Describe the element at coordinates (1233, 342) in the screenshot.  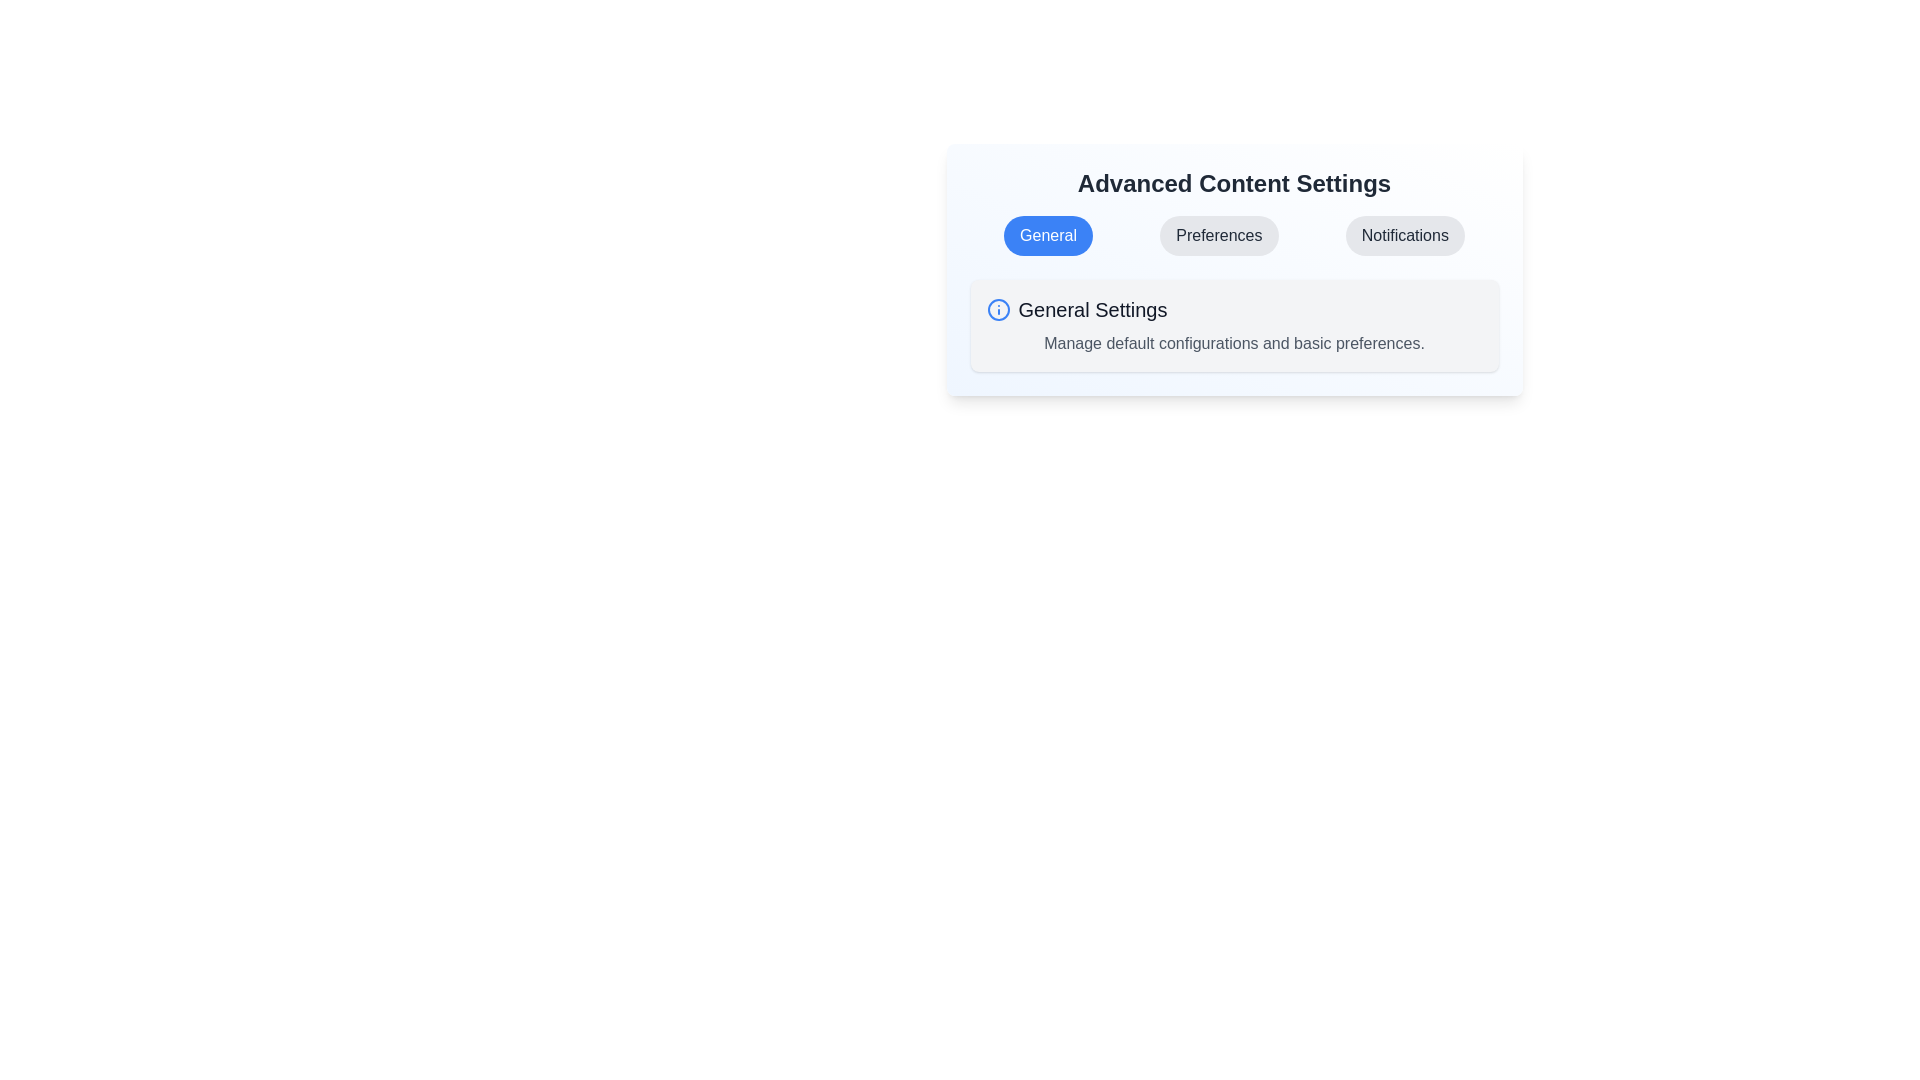
I see `descriptive text element containing 'Manage default configurations and basic preferences.' that is styled in gray and located below the 'General Settings' title` at that location.